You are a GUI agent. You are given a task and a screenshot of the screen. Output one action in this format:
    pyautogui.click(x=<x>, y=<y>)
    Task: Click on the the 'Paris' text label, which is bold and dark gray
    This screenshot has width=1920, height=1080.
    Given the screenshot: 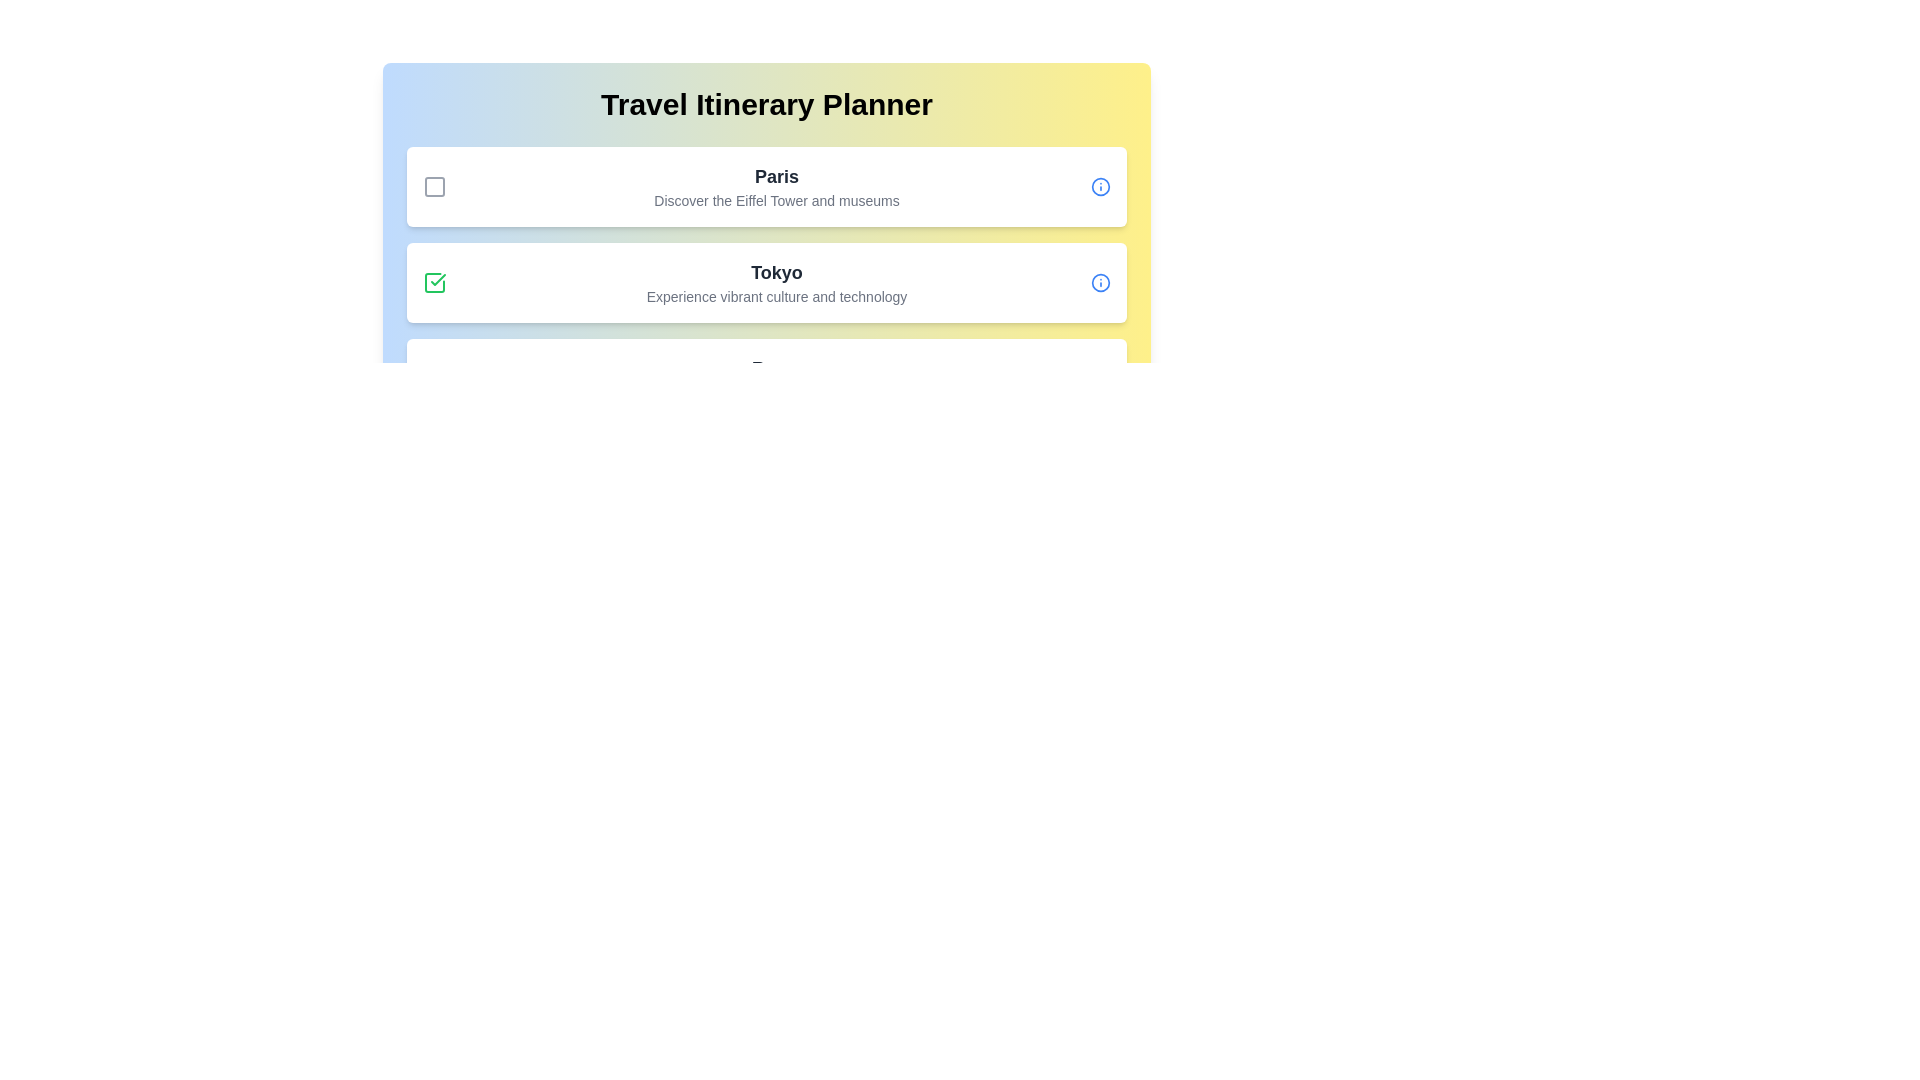 What is the action you would take?
    pyautogui.click(x=776, y=176)
    